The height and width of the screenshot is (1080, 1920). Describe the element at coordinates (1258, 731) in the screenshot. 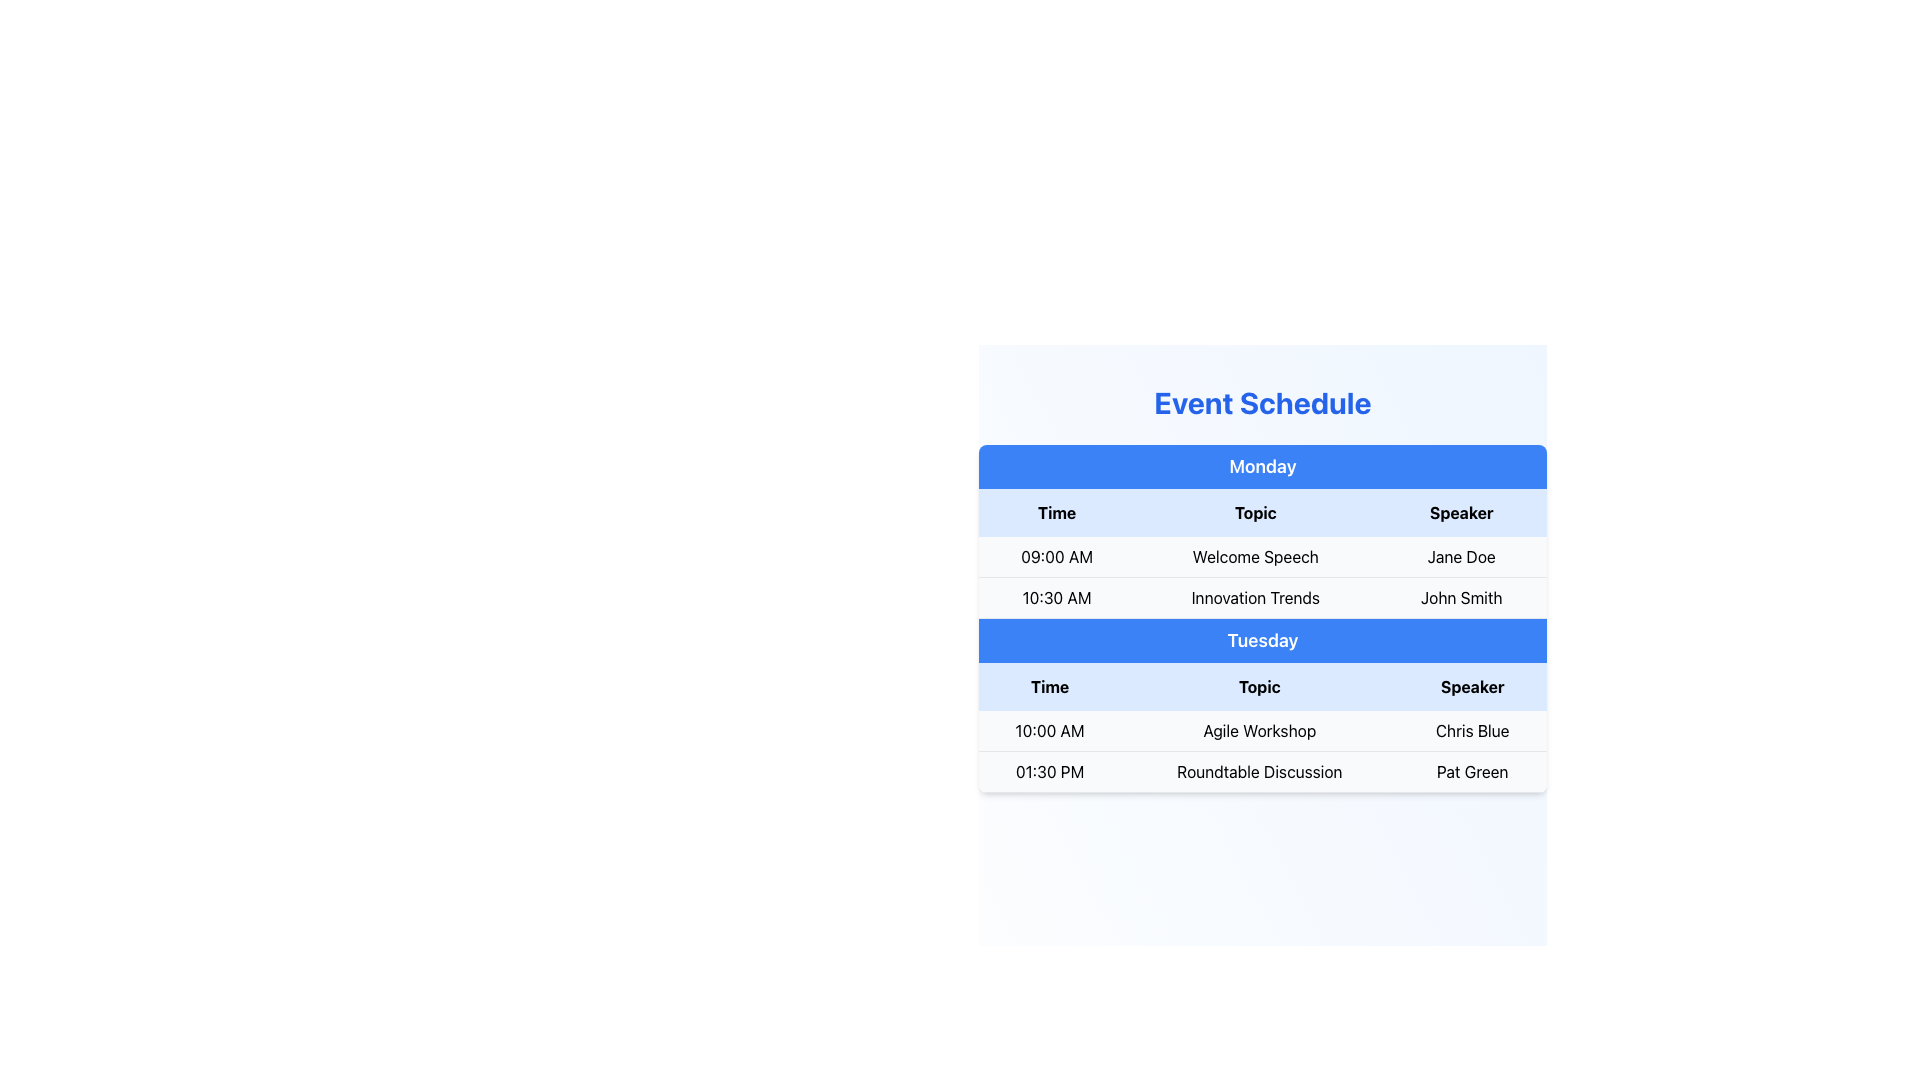

I see `the text display element containing 'Agile Workshop' in the central column of the Tuesday event schedule` at that location.